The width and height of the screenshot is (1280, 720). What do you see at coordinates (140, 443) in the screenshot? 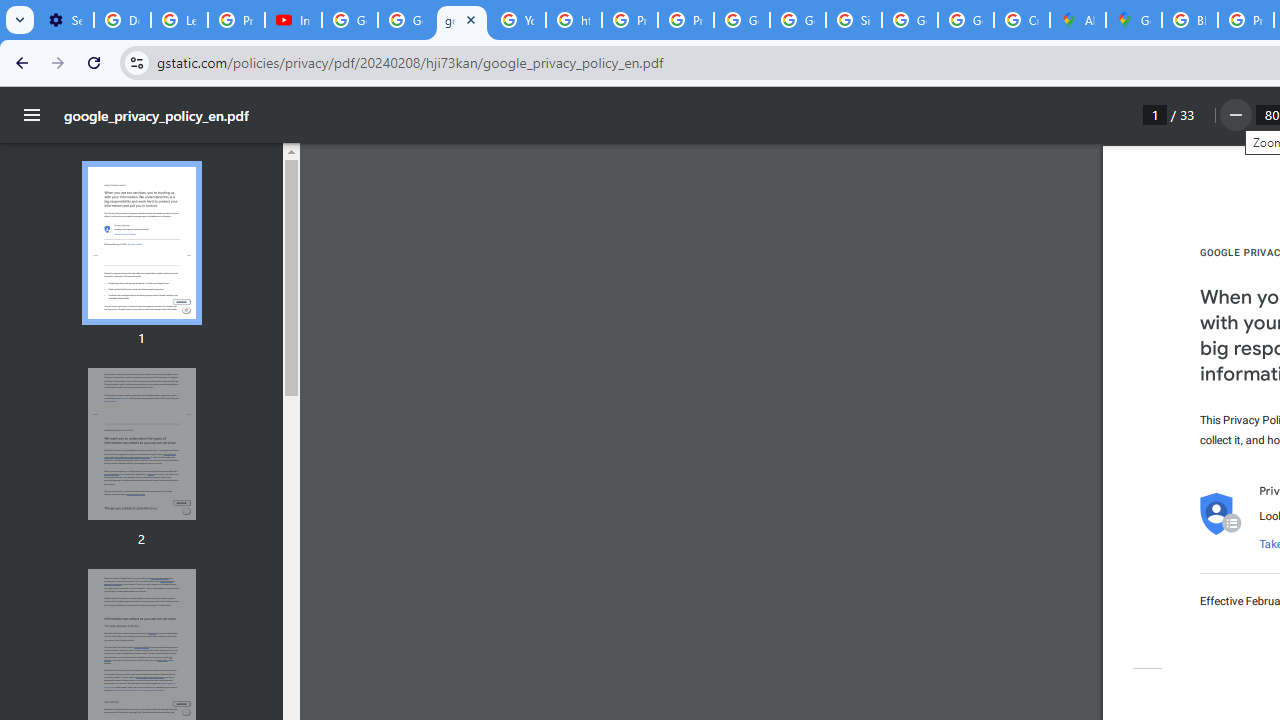
I see `'Thumbnail for page 2'` at bounding box center [140, 443].